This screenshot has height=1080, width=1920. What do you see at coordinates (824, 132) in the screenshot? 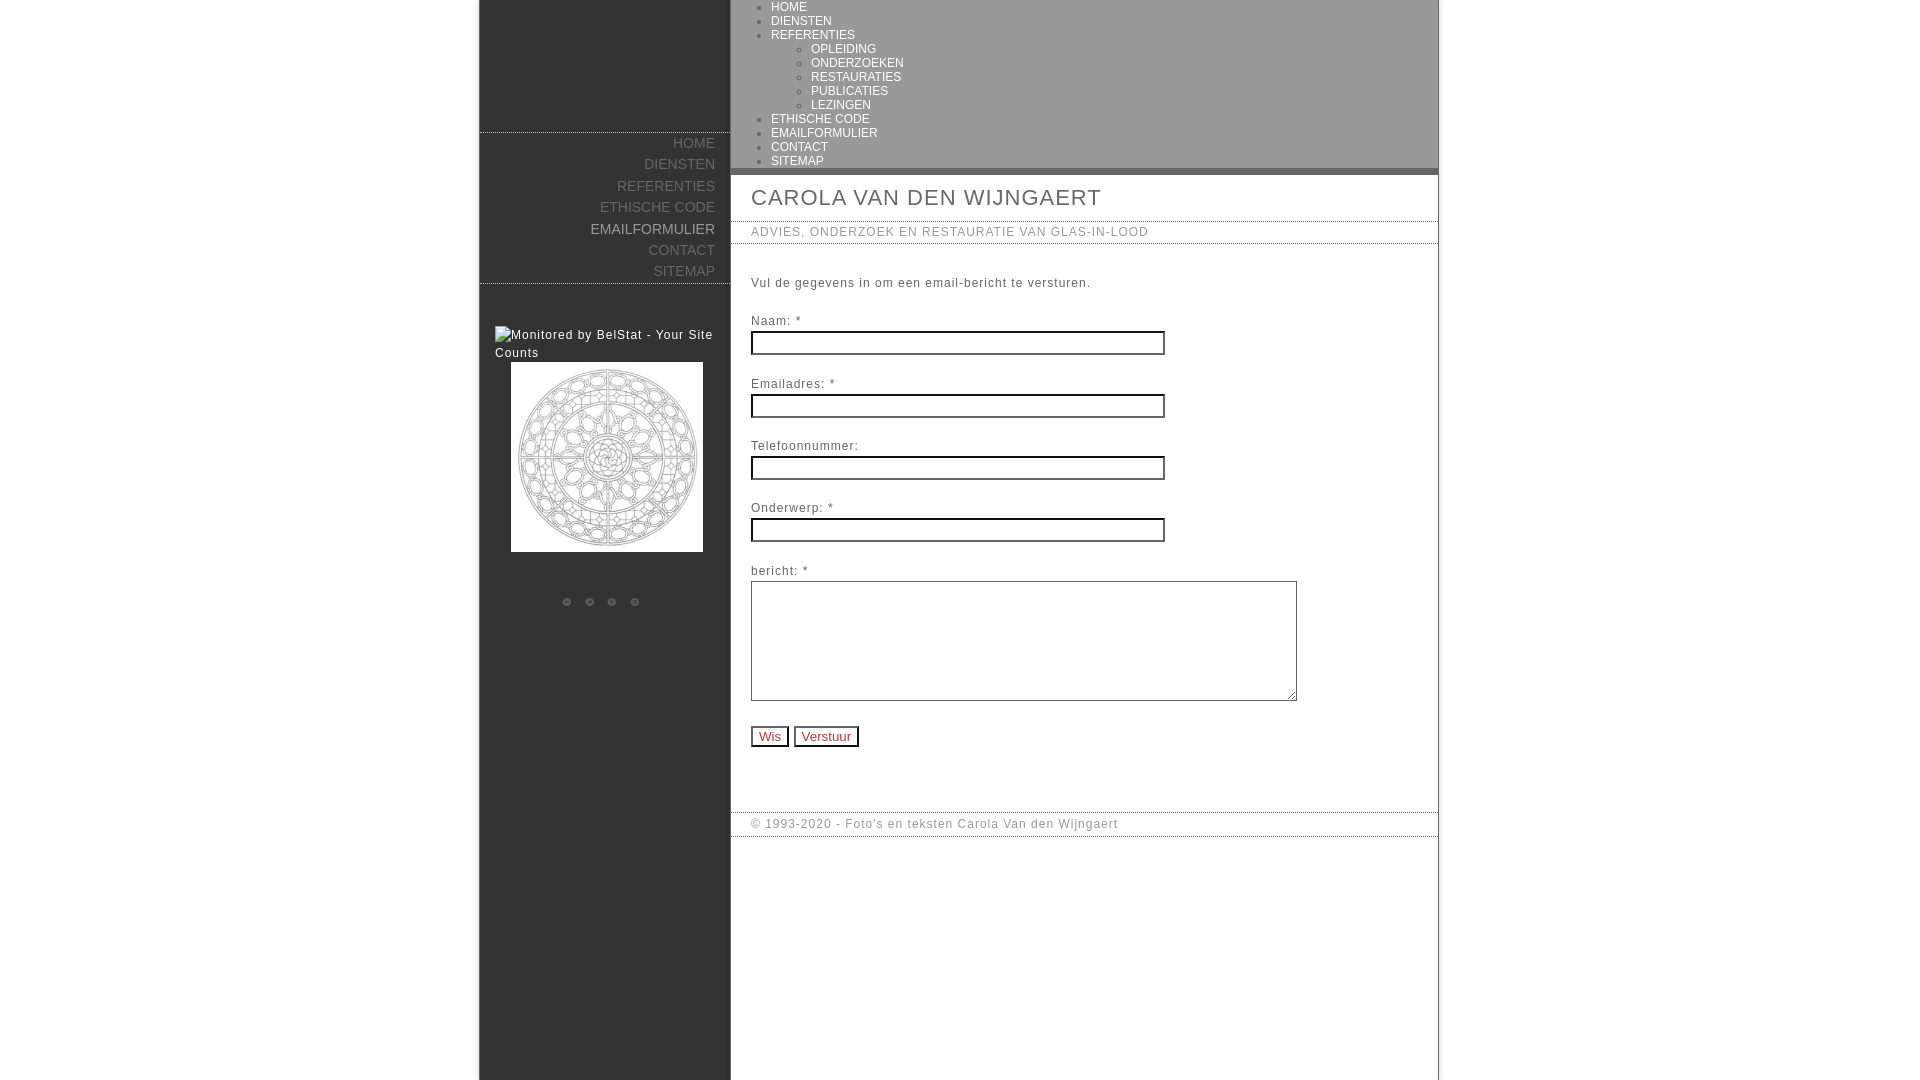
I see `'EMAILFORMULIER'` at bounding box center [824, 132].